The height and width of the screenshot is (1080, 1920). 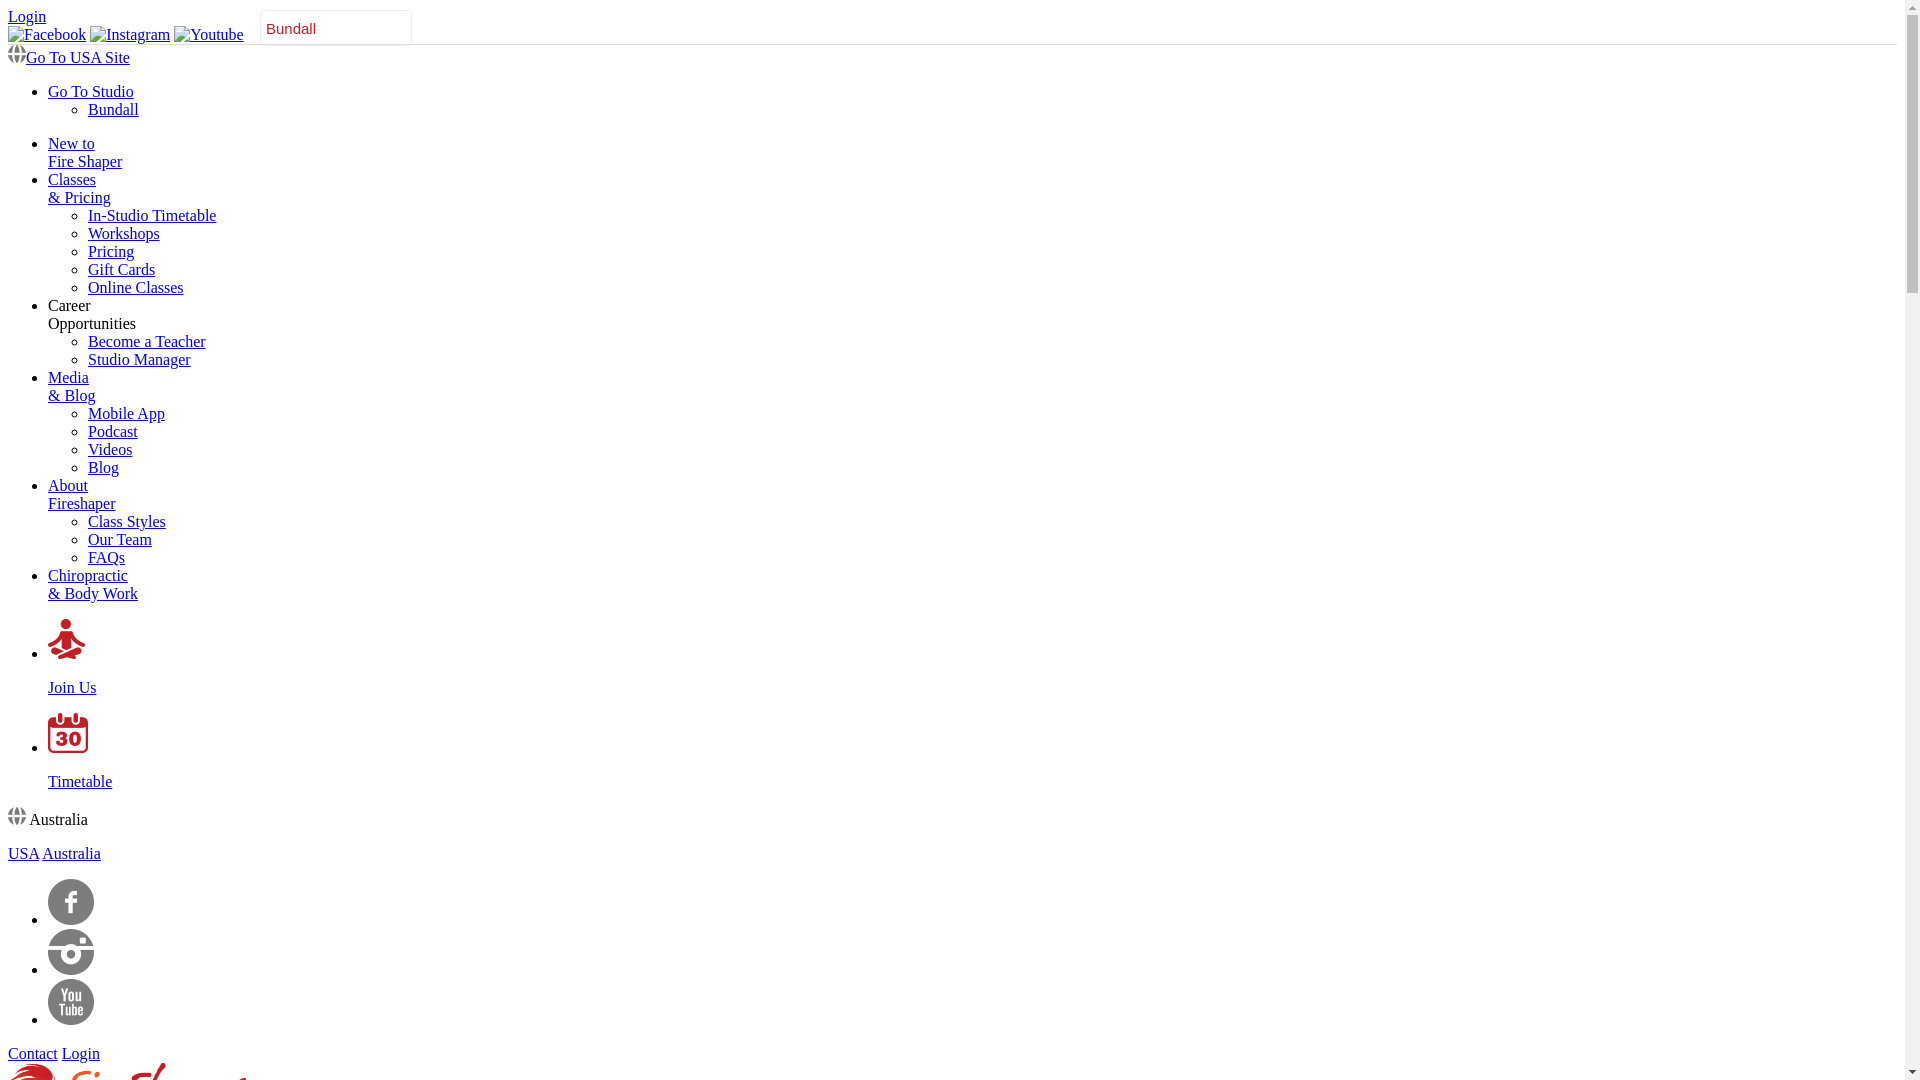 What do you see at coordinates (102, 467) in the screenshot?
I see `'Blog'` at bounding box center [102, 467].